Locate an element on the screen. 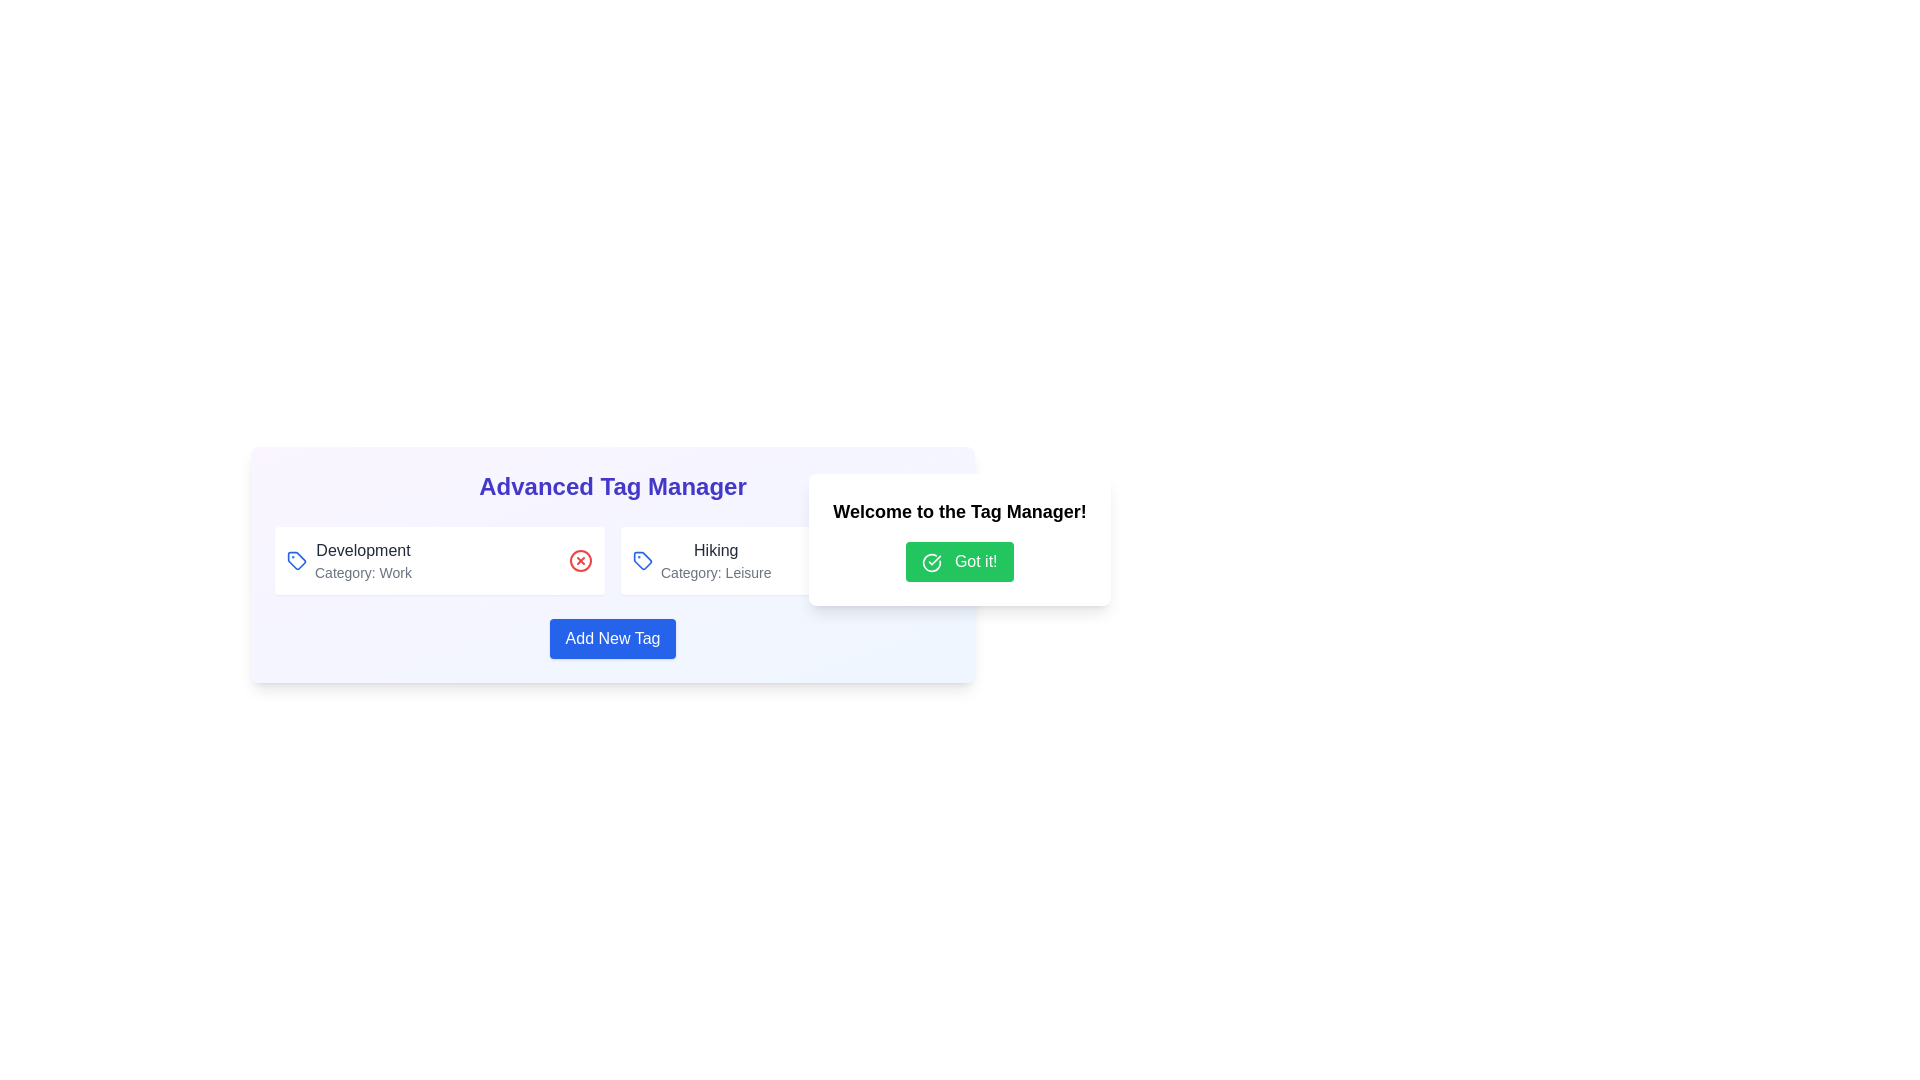 The image size is (1920, 1080). the red circular delete button with a crossed-out symbol, located on the far right of the row containing 'Development' and 'Category: Work' is located at coordinates (579, 560).